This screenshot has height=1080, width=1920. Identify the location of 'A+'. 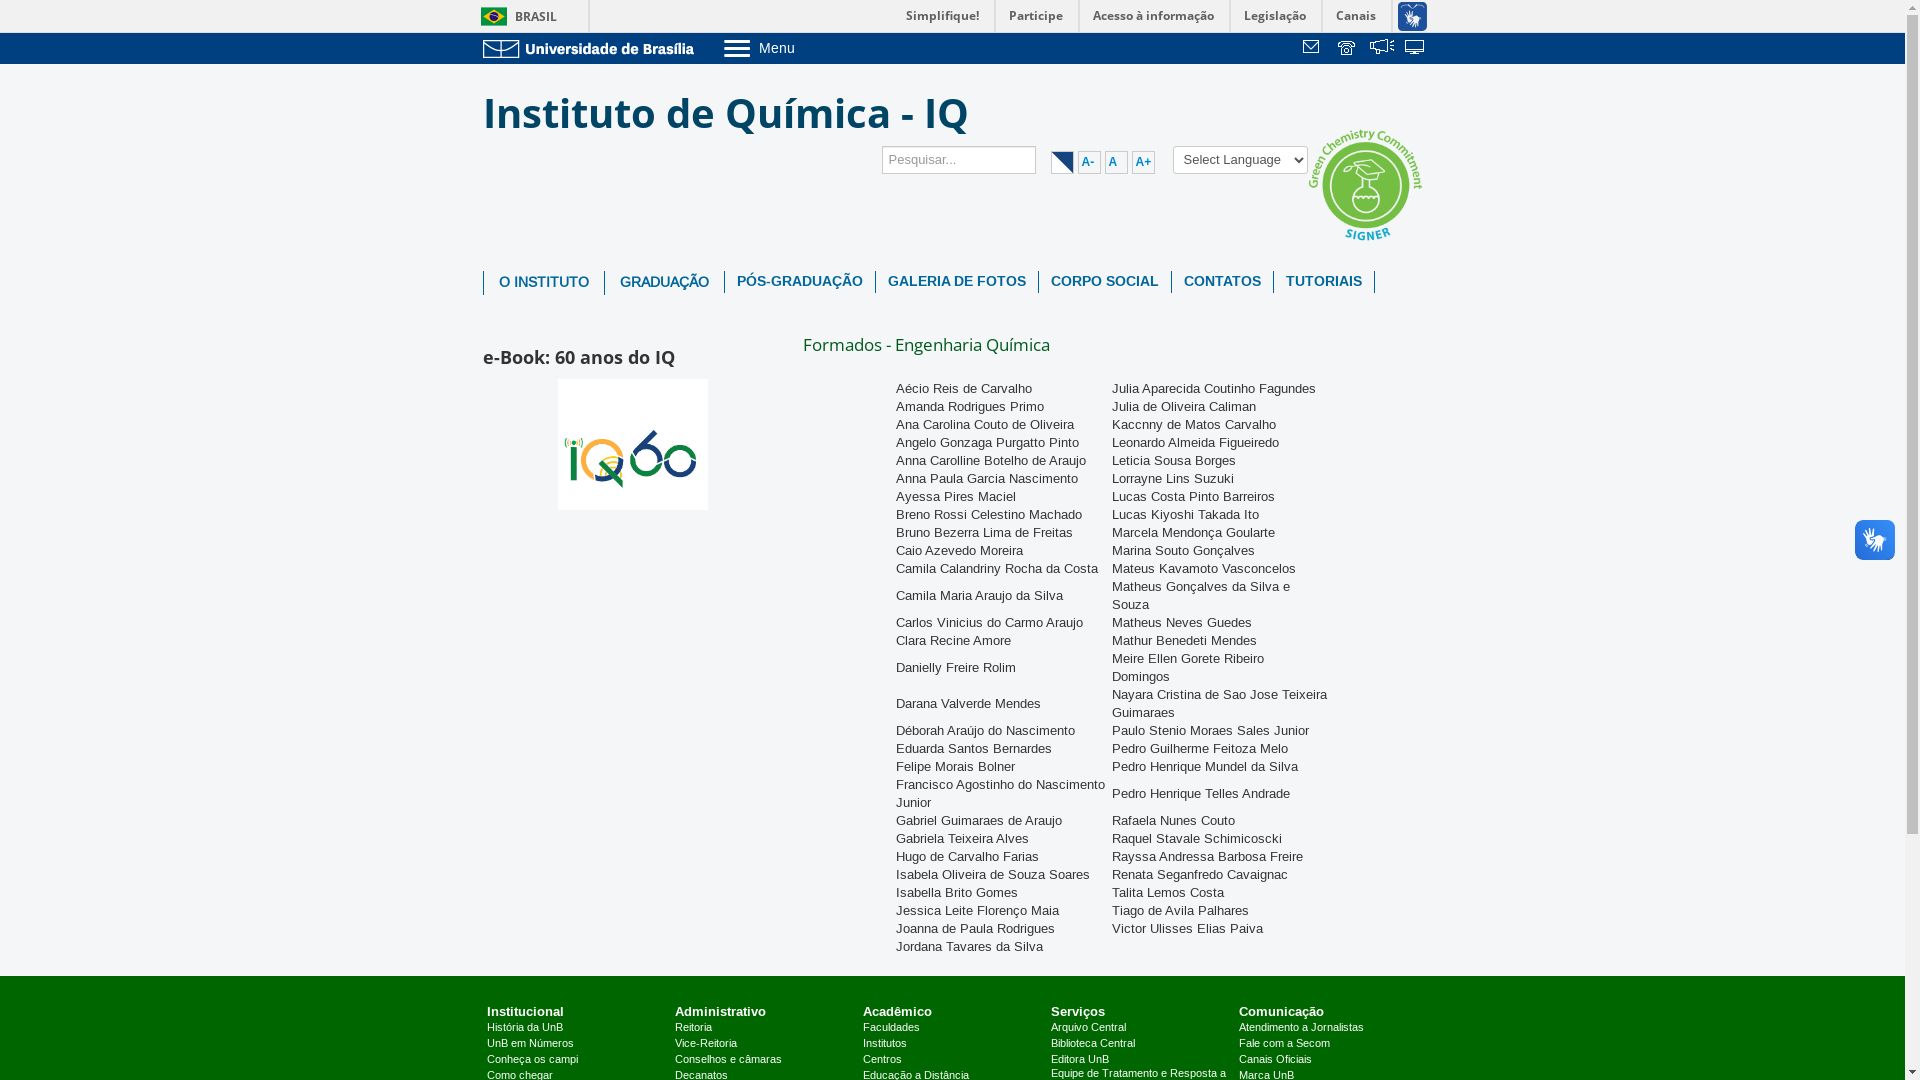
(1143, 161).